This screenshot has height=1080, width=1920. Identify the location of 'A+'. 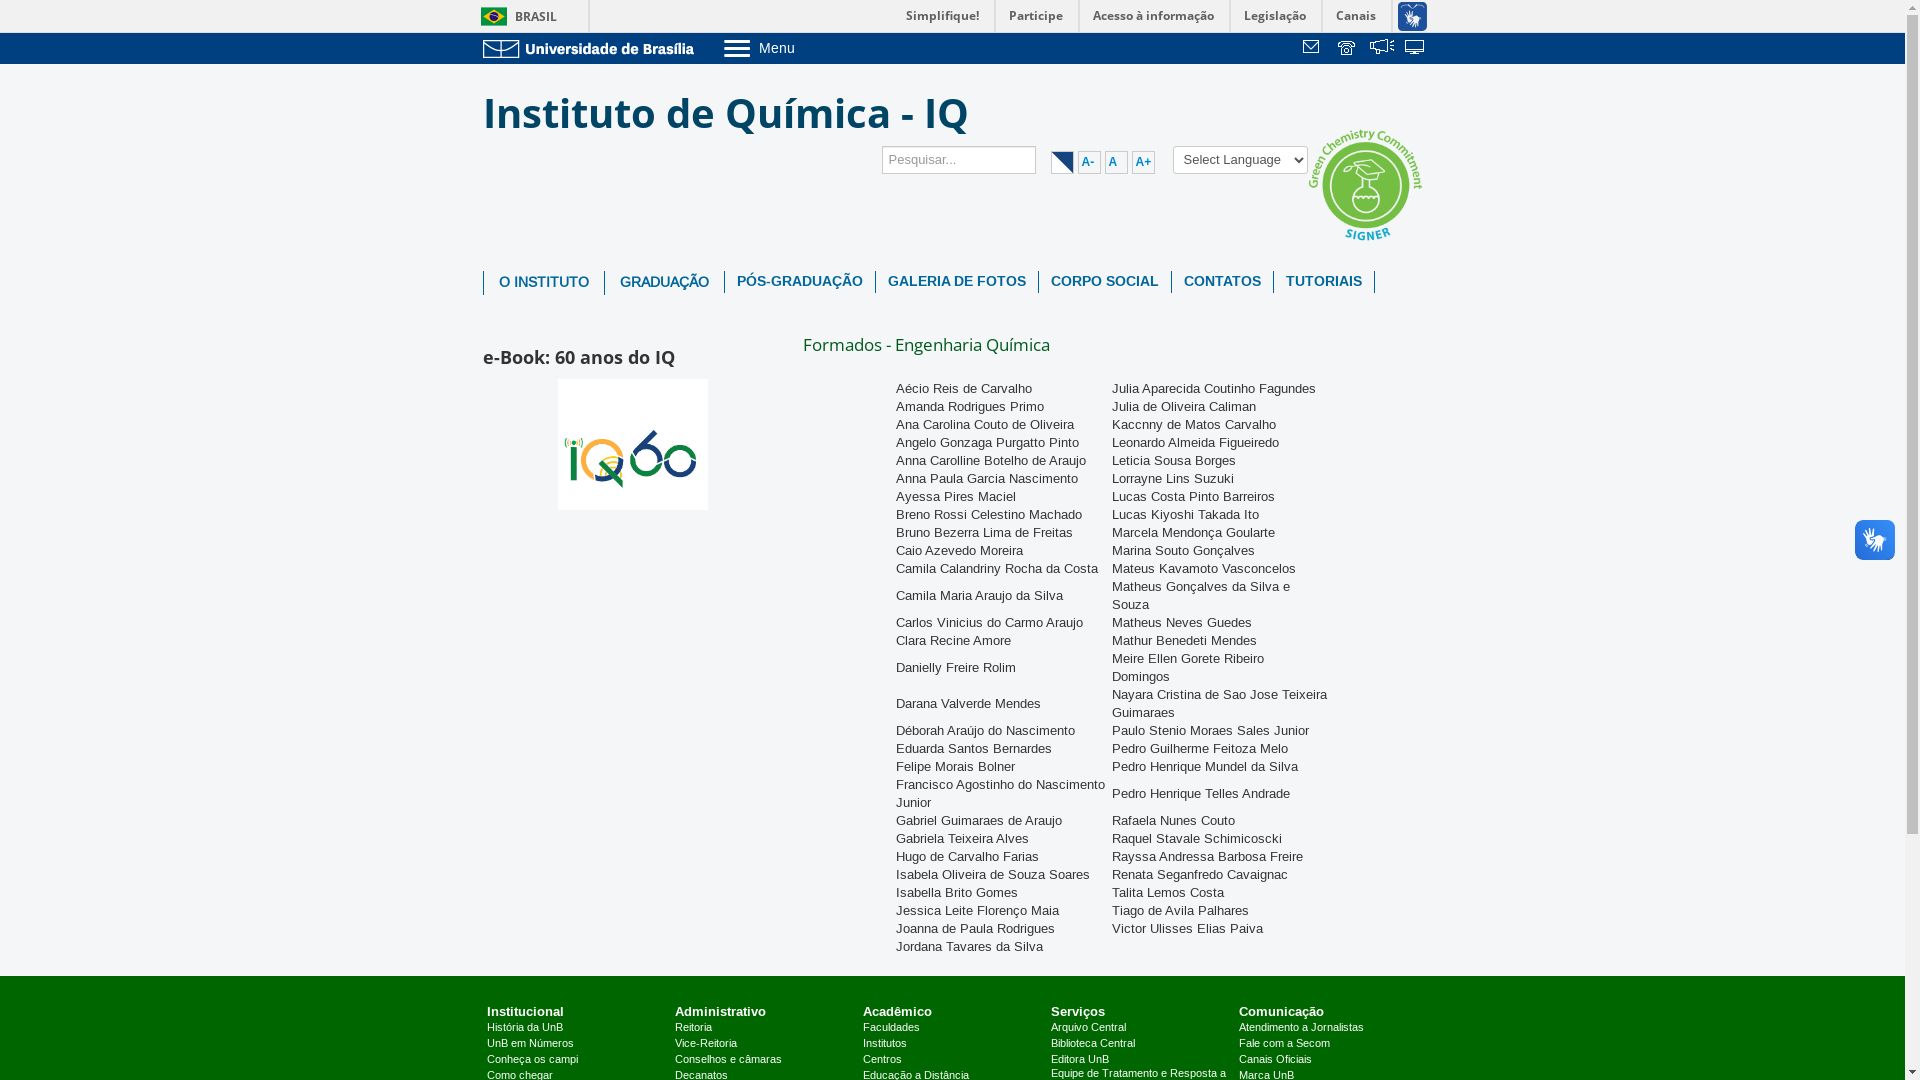
(1143, 161).